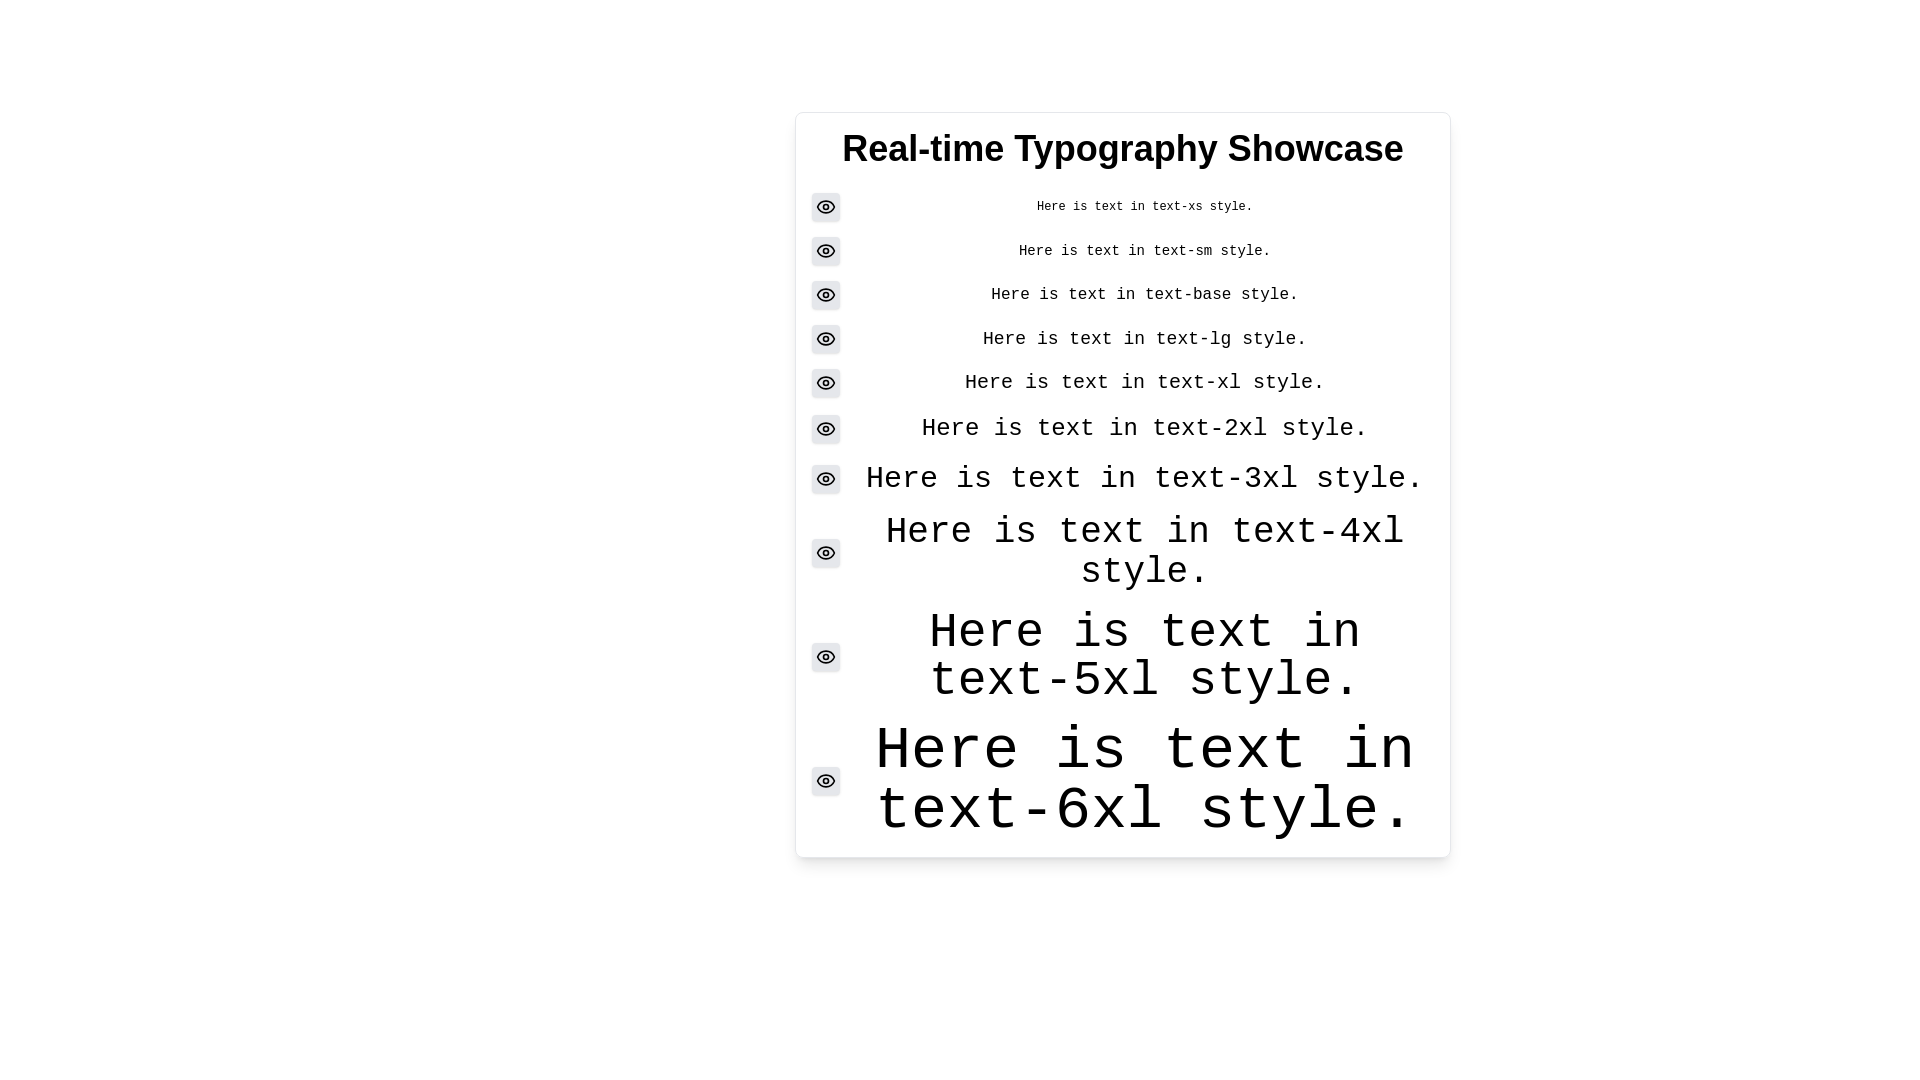 This screenshot has height=1080, width=1920. What do you see at coordinates (825, 779) in the screenshot?
I see `the small, square button with a light gray background and a black eye icon` at bounding box center [825, 779].